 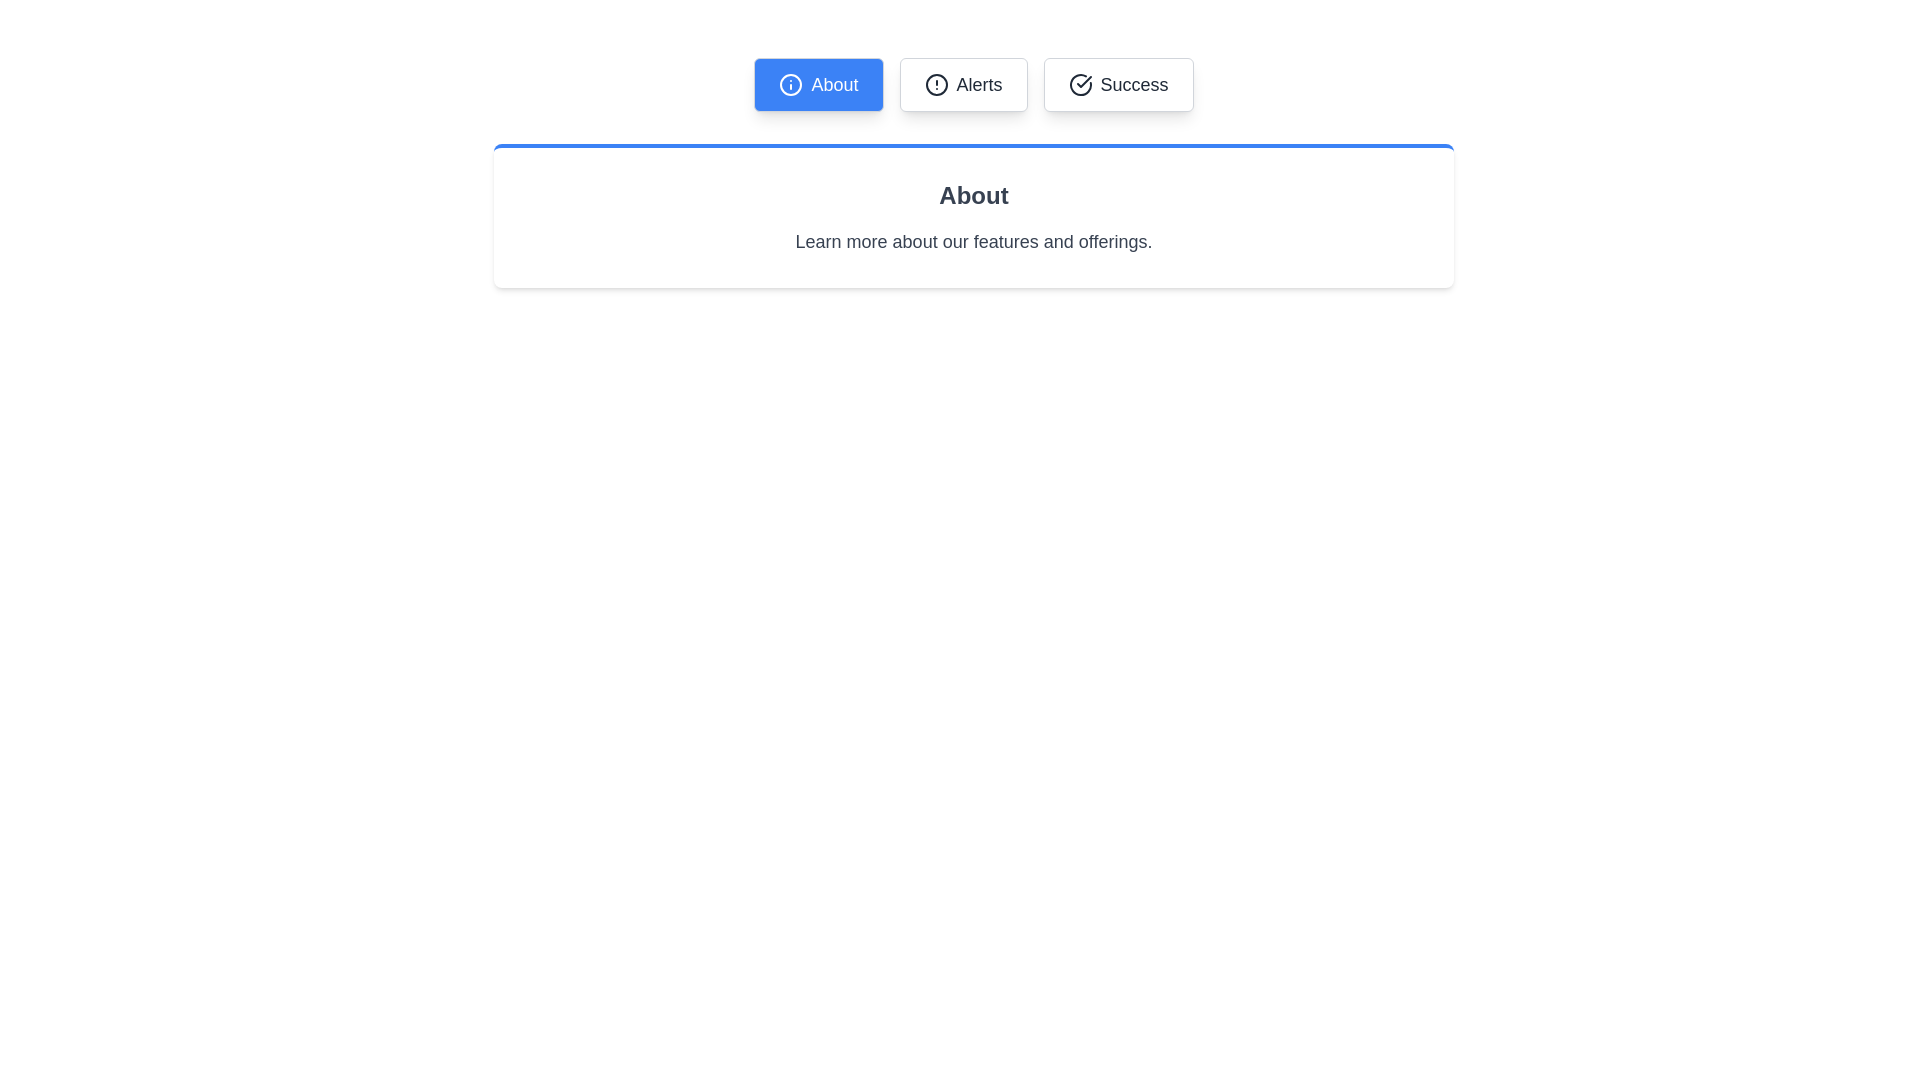 I want to click on the header text element within the card that indicates the content or context, positioned above the 'Learn more about our features and offerings.' text, so click(x=974, y=196).